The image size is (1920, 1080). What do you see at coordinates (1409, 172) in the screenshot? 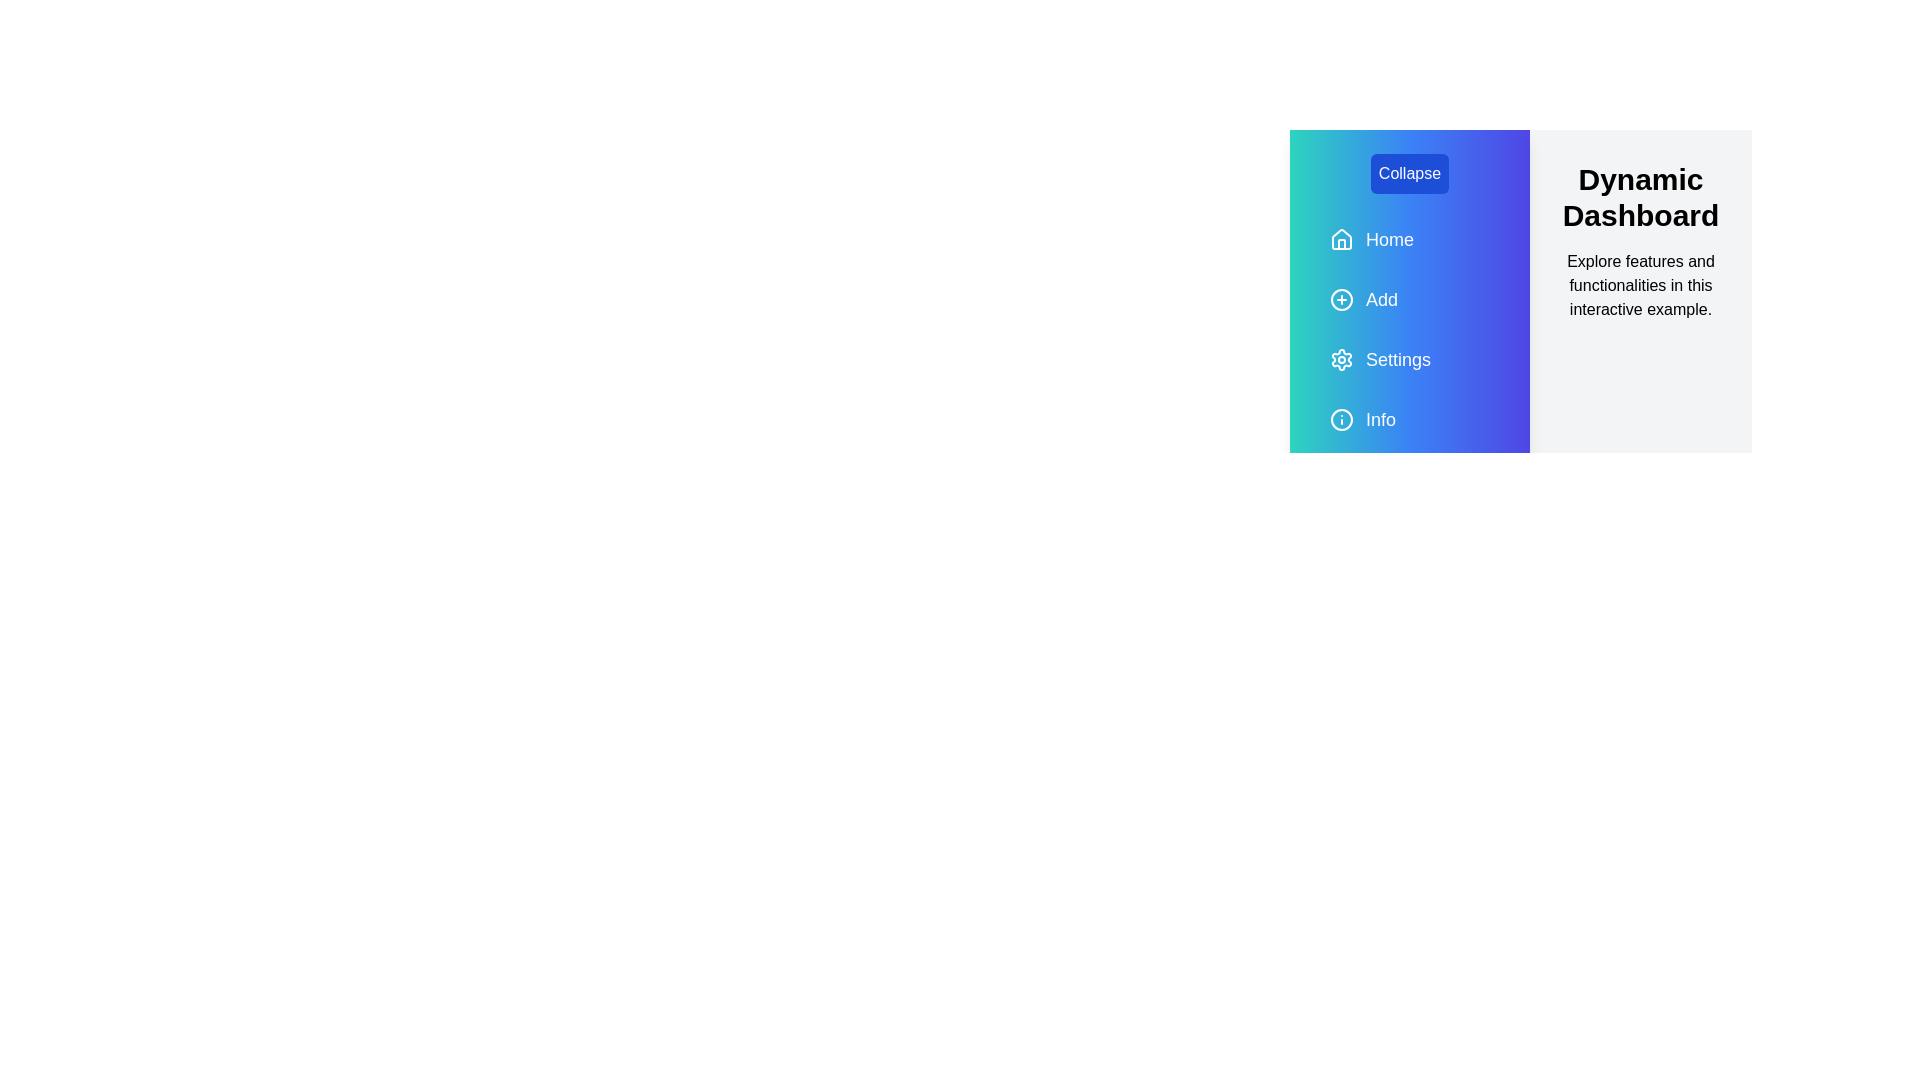
I see `the 'Collapse' button to toggle the drawer state` at bounding box center [1409, 172].